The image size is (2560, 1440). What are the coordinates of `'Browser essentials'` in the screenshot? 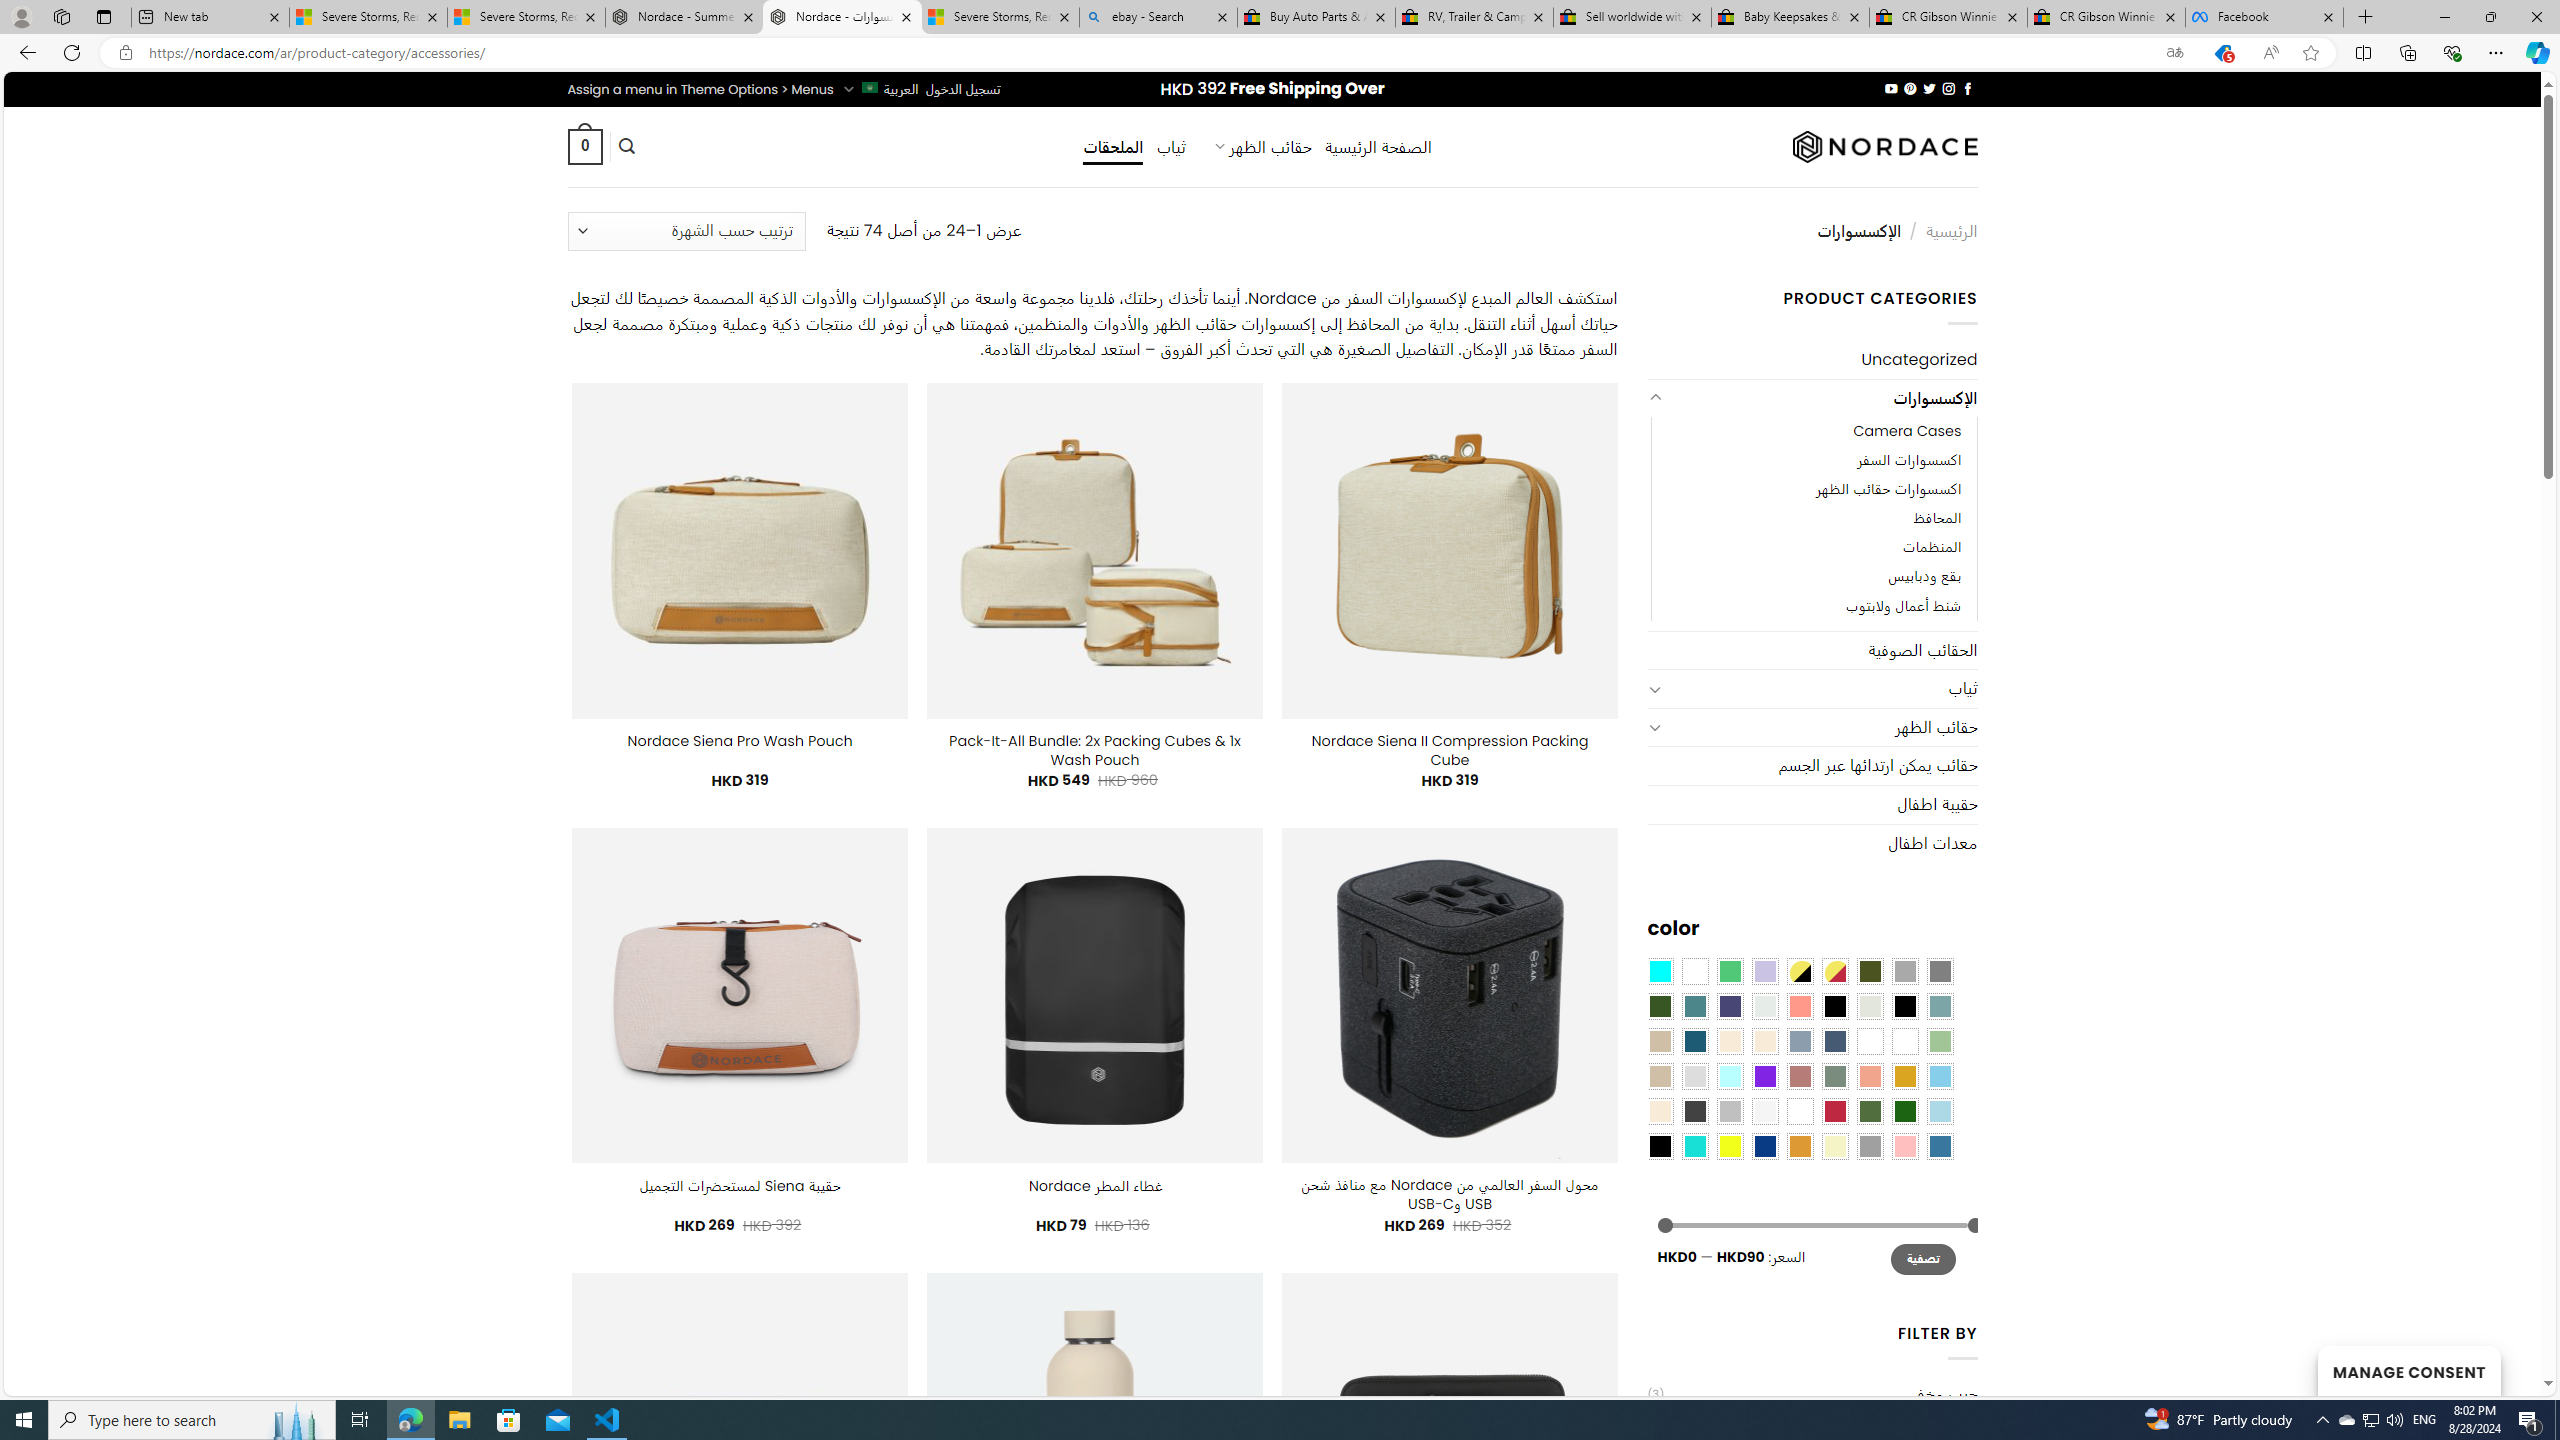 It's located at (2451, 51).